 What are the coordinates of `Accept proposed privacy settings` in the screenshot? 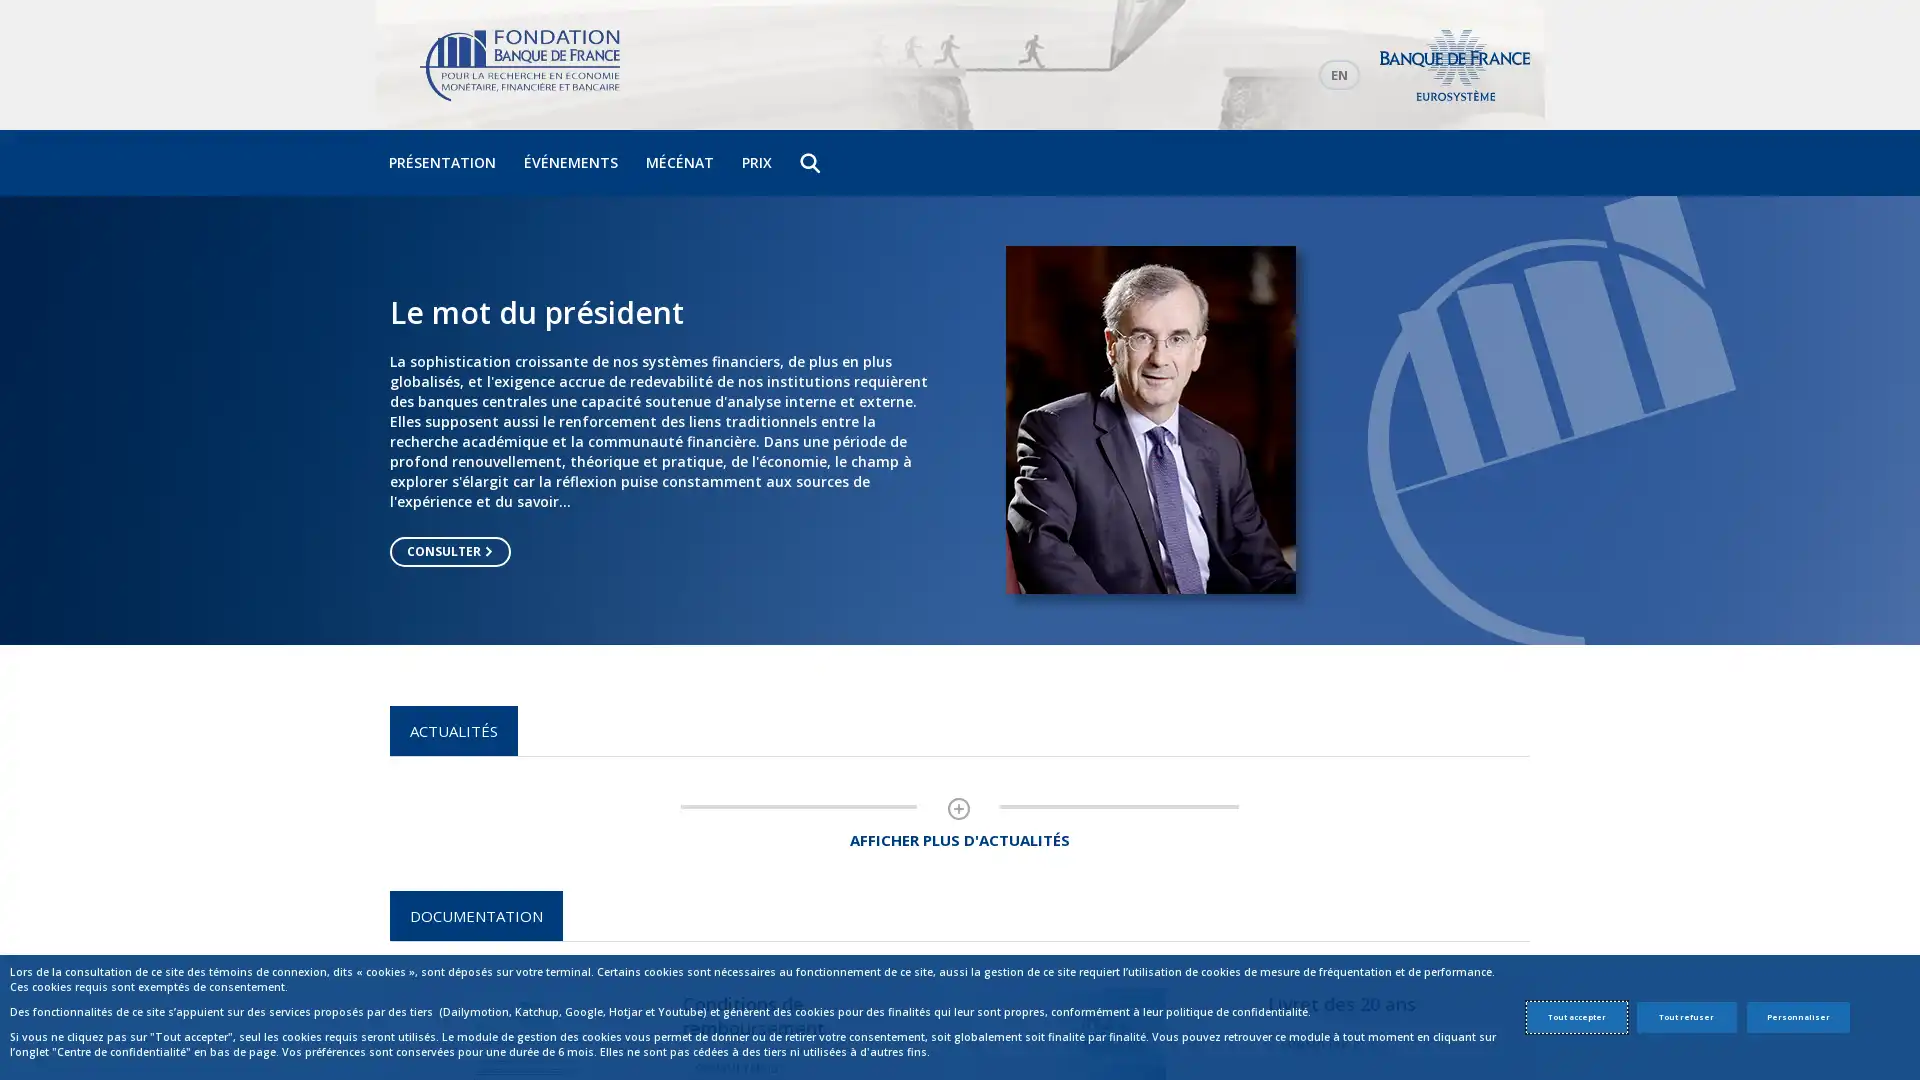 It's located at (1574, 1017).